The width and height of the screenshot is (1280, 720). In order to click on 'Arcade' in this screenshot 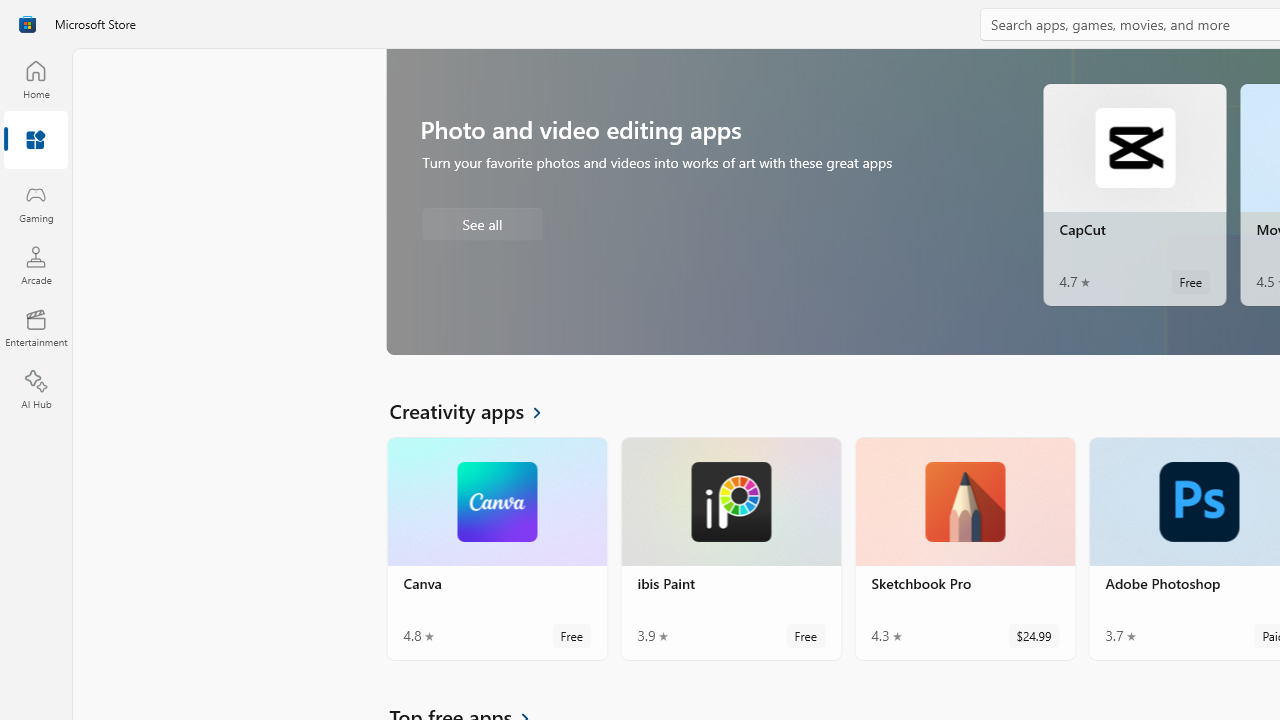, I will do `click(35, 264)`.